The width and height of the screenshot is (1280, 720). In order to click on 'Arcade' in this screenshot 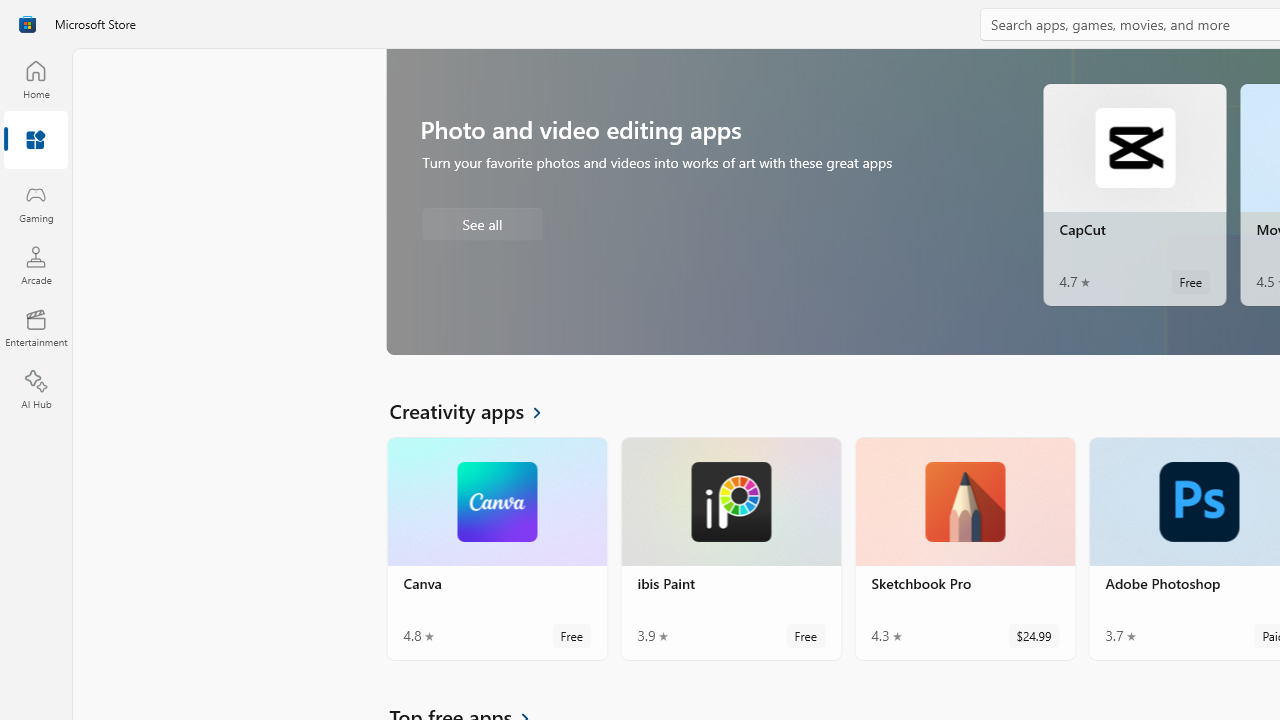, I will do `click(35, 264)`.